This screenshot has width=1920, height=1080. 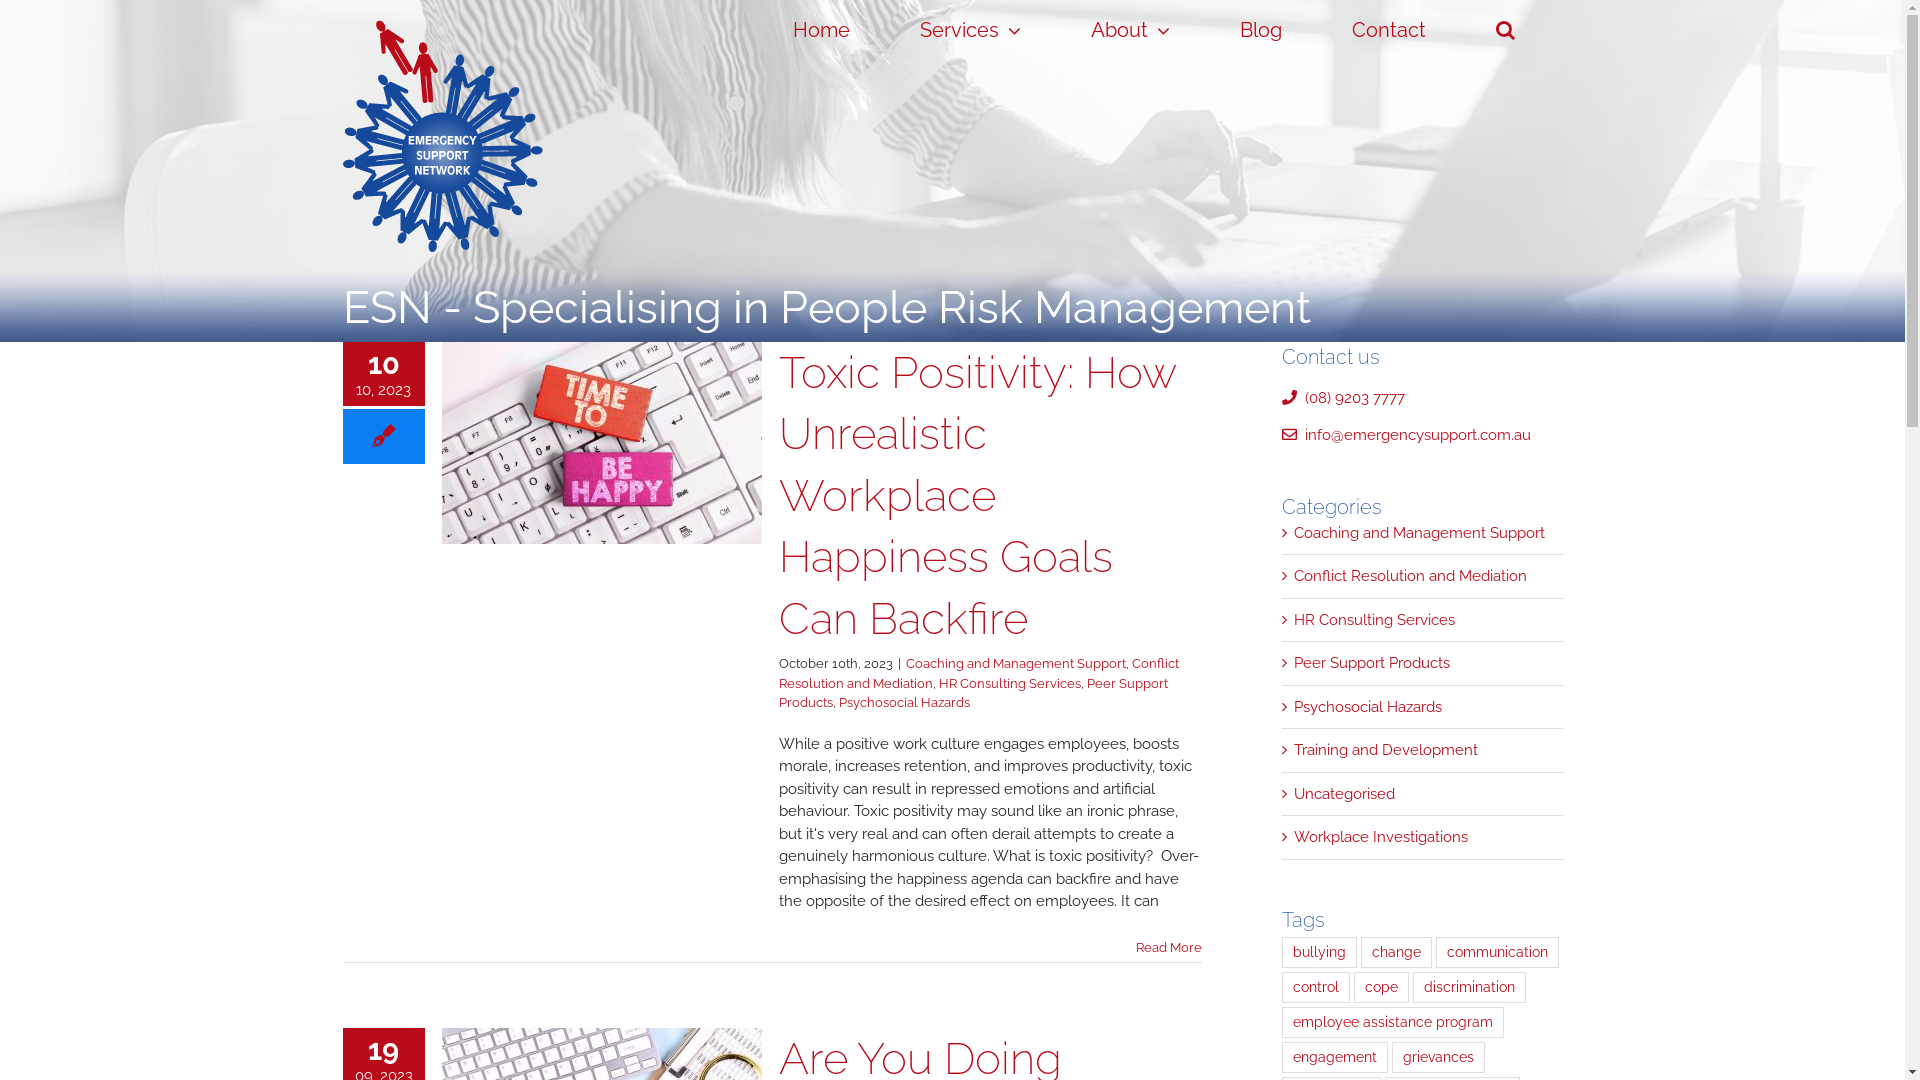 What do you see at coordinates (1395, 950) in the screenshot?
I see `'change'` at bounding box center [1395, 950].